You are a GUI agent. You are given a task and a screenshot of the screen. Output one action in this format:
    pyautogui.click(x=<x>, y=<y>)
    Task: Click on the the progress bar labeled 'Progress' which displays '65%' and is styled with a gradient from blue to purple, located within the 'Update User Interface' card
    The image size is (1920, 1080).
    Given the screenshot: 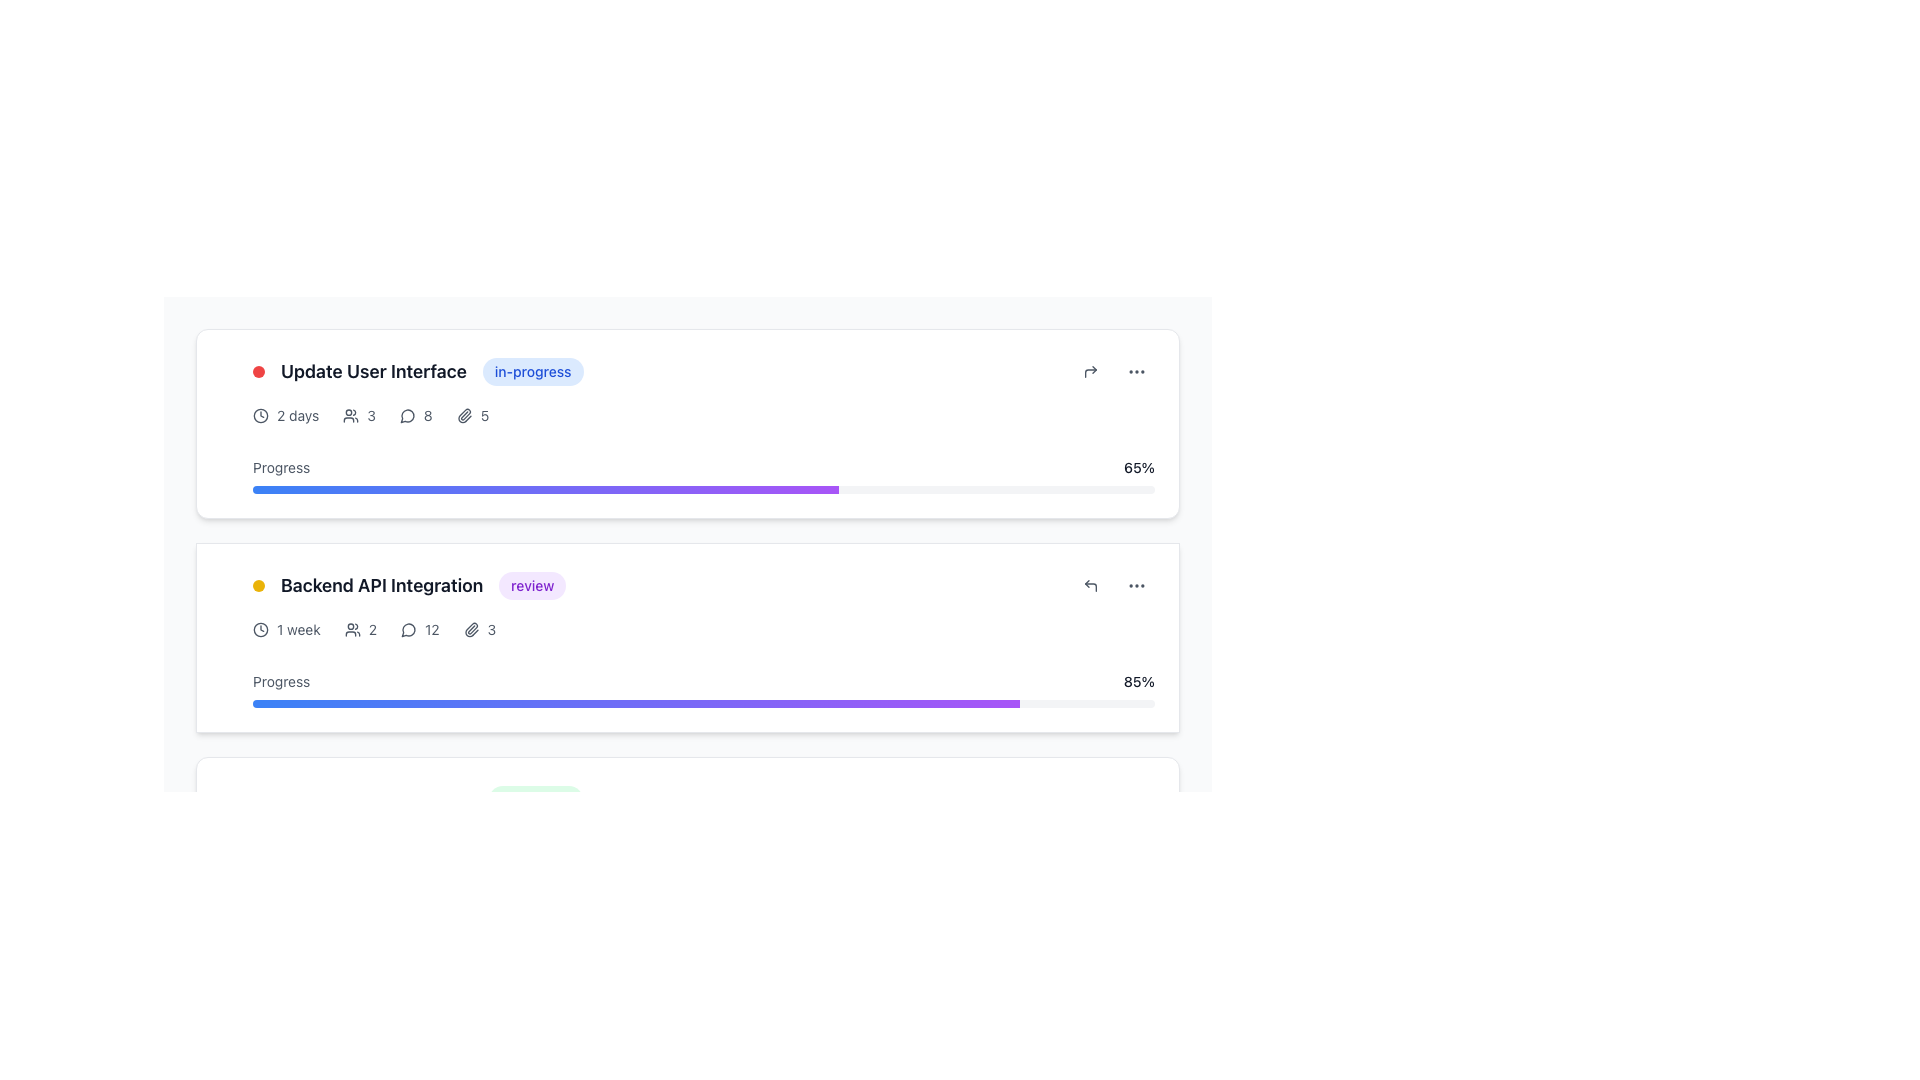 What is the action you would take?
    pyautogui.click(x=704, y=467)
    